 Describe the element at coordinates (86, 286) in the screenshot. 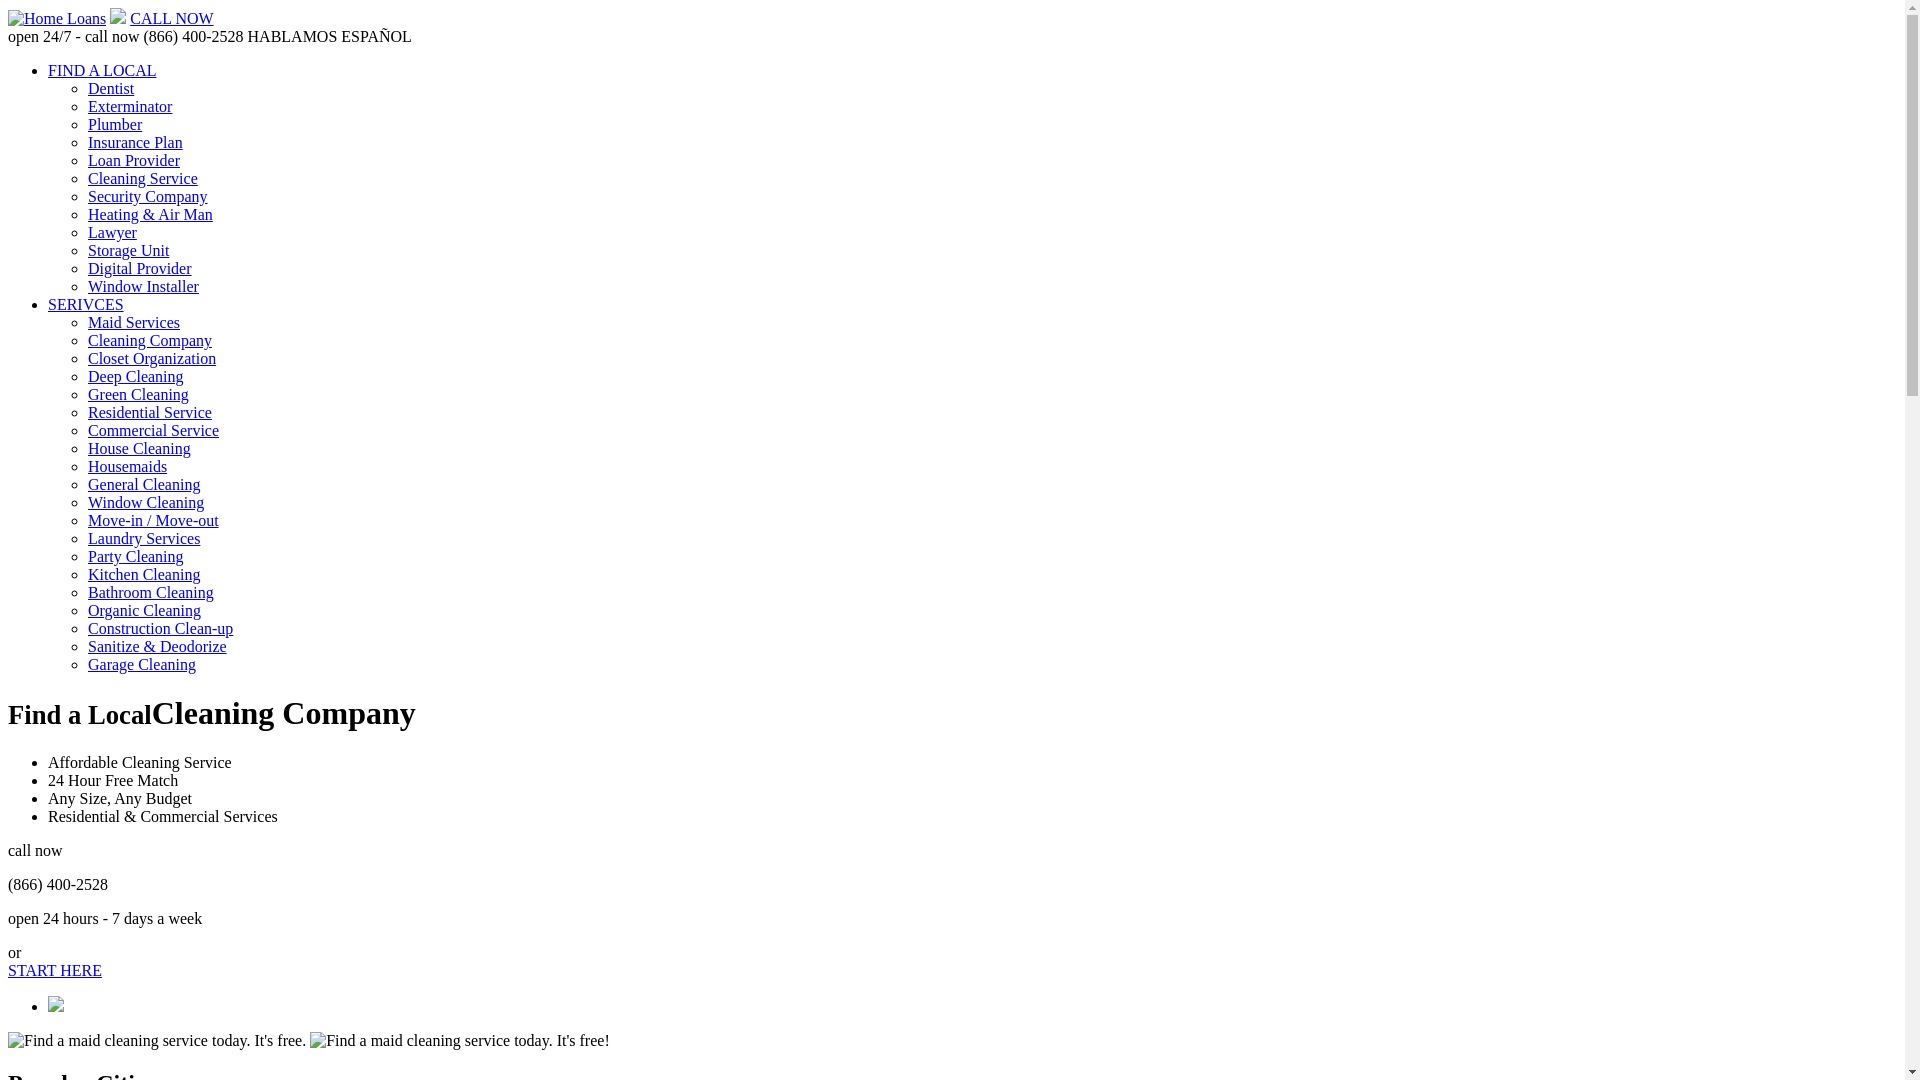

I see `'Window Installer'` at that location.